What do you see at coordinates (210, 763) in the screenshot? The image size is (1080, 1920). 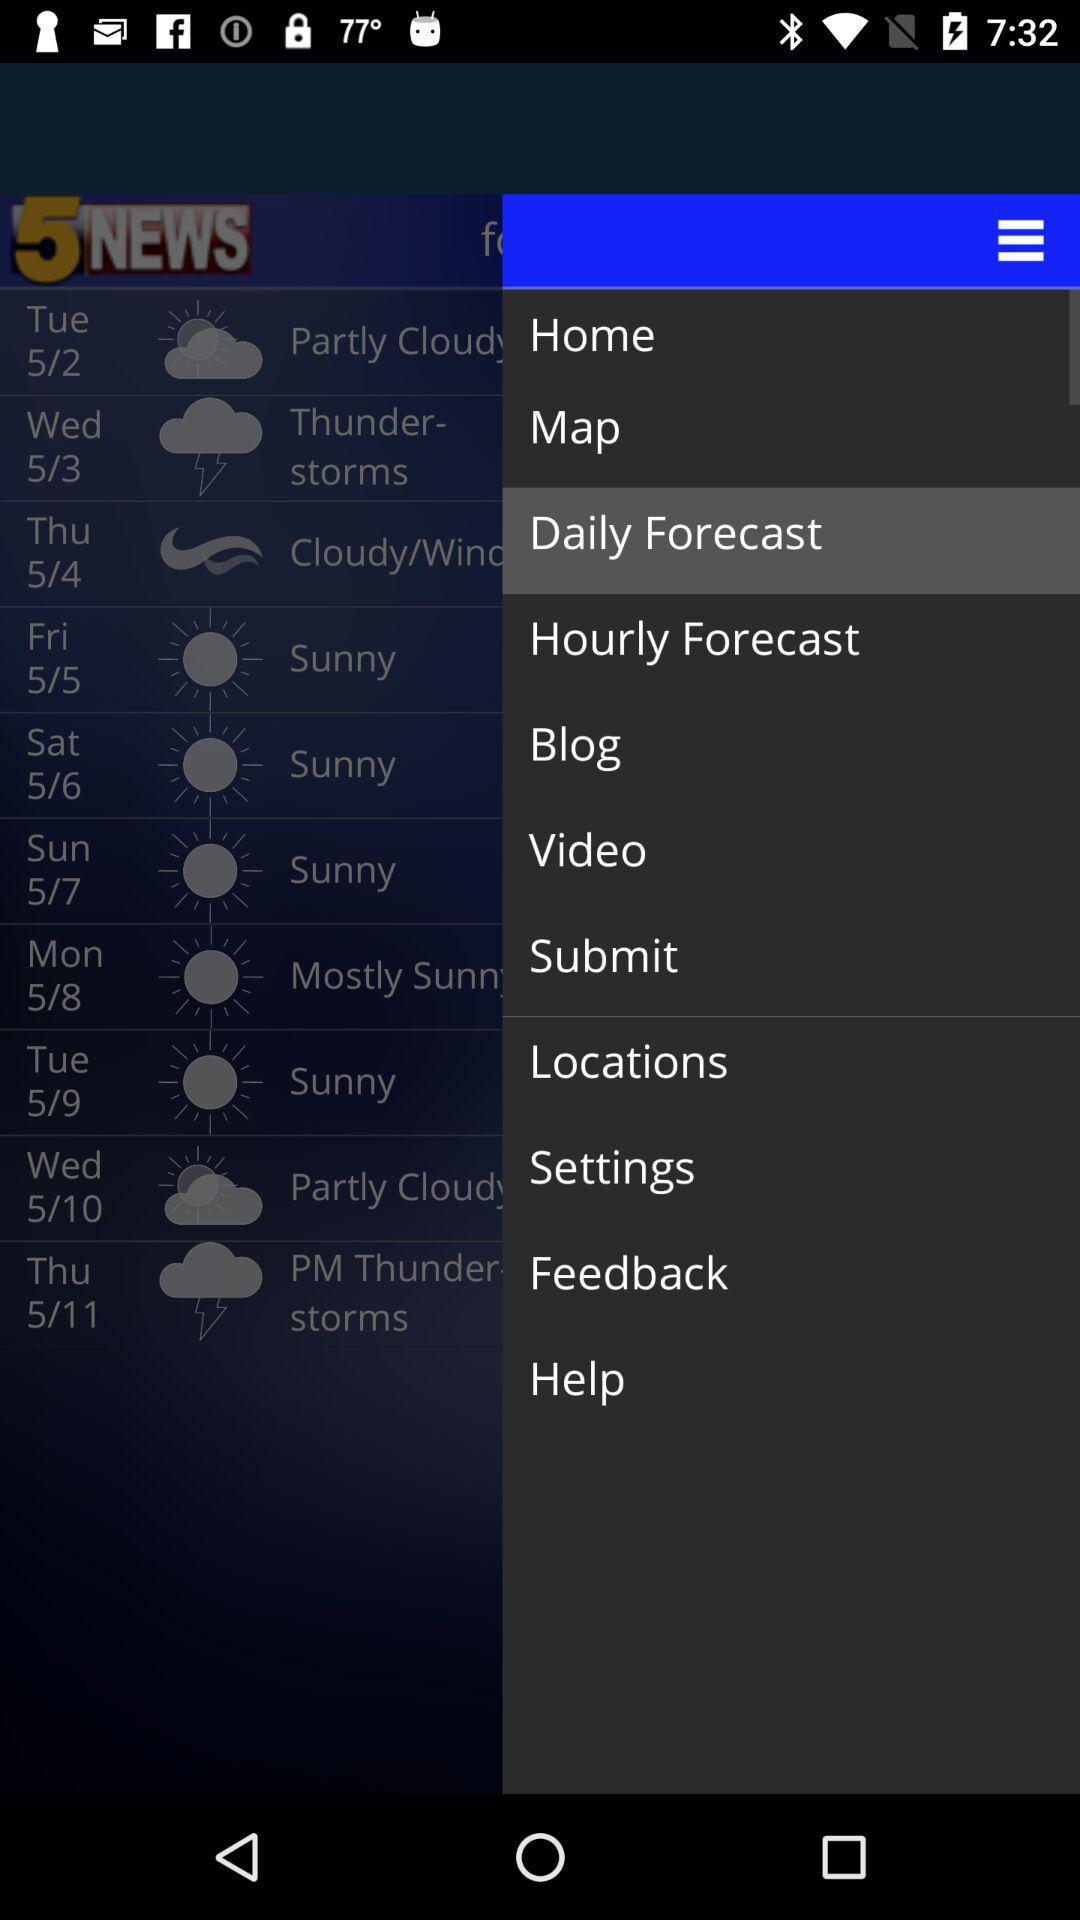 I see `the icon which next to the  sat 56` at bounding box center [210, 763].